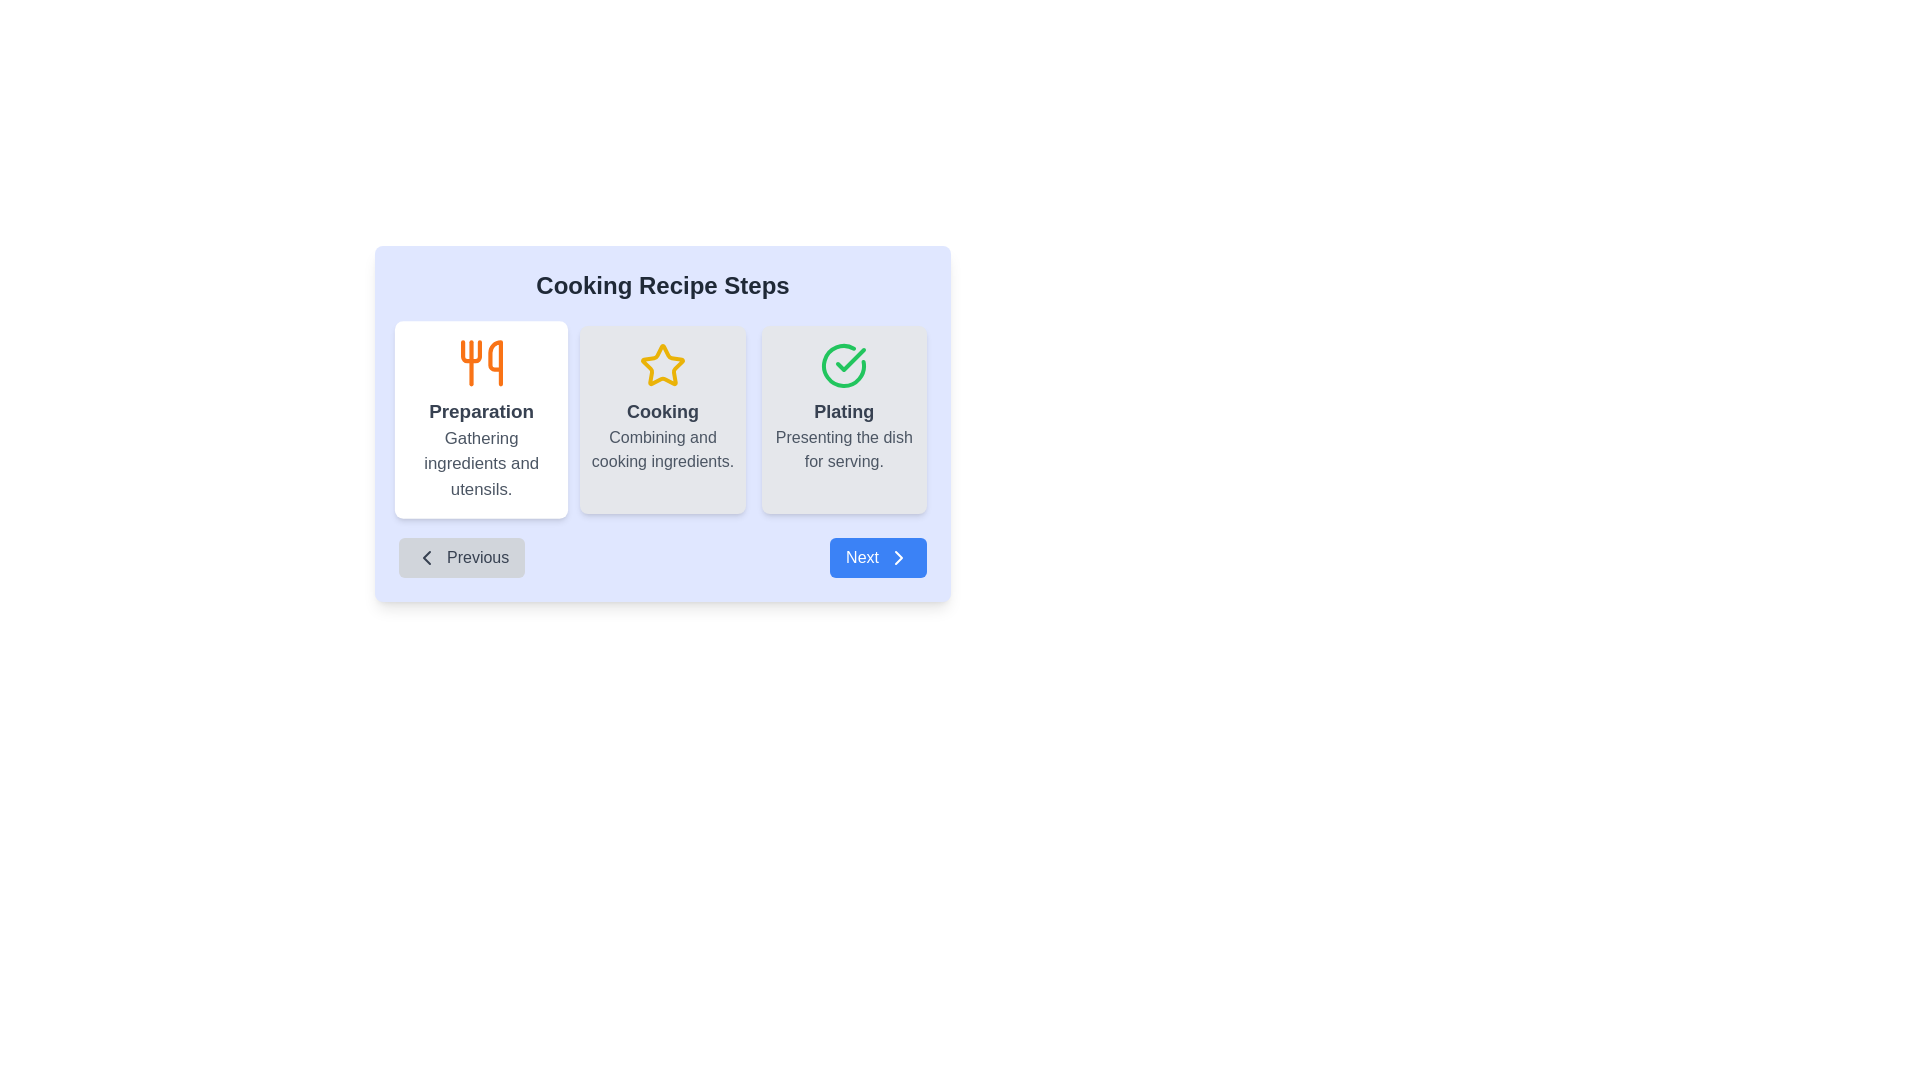  I want to click on the 'Cooking' card, so click(662, 423).